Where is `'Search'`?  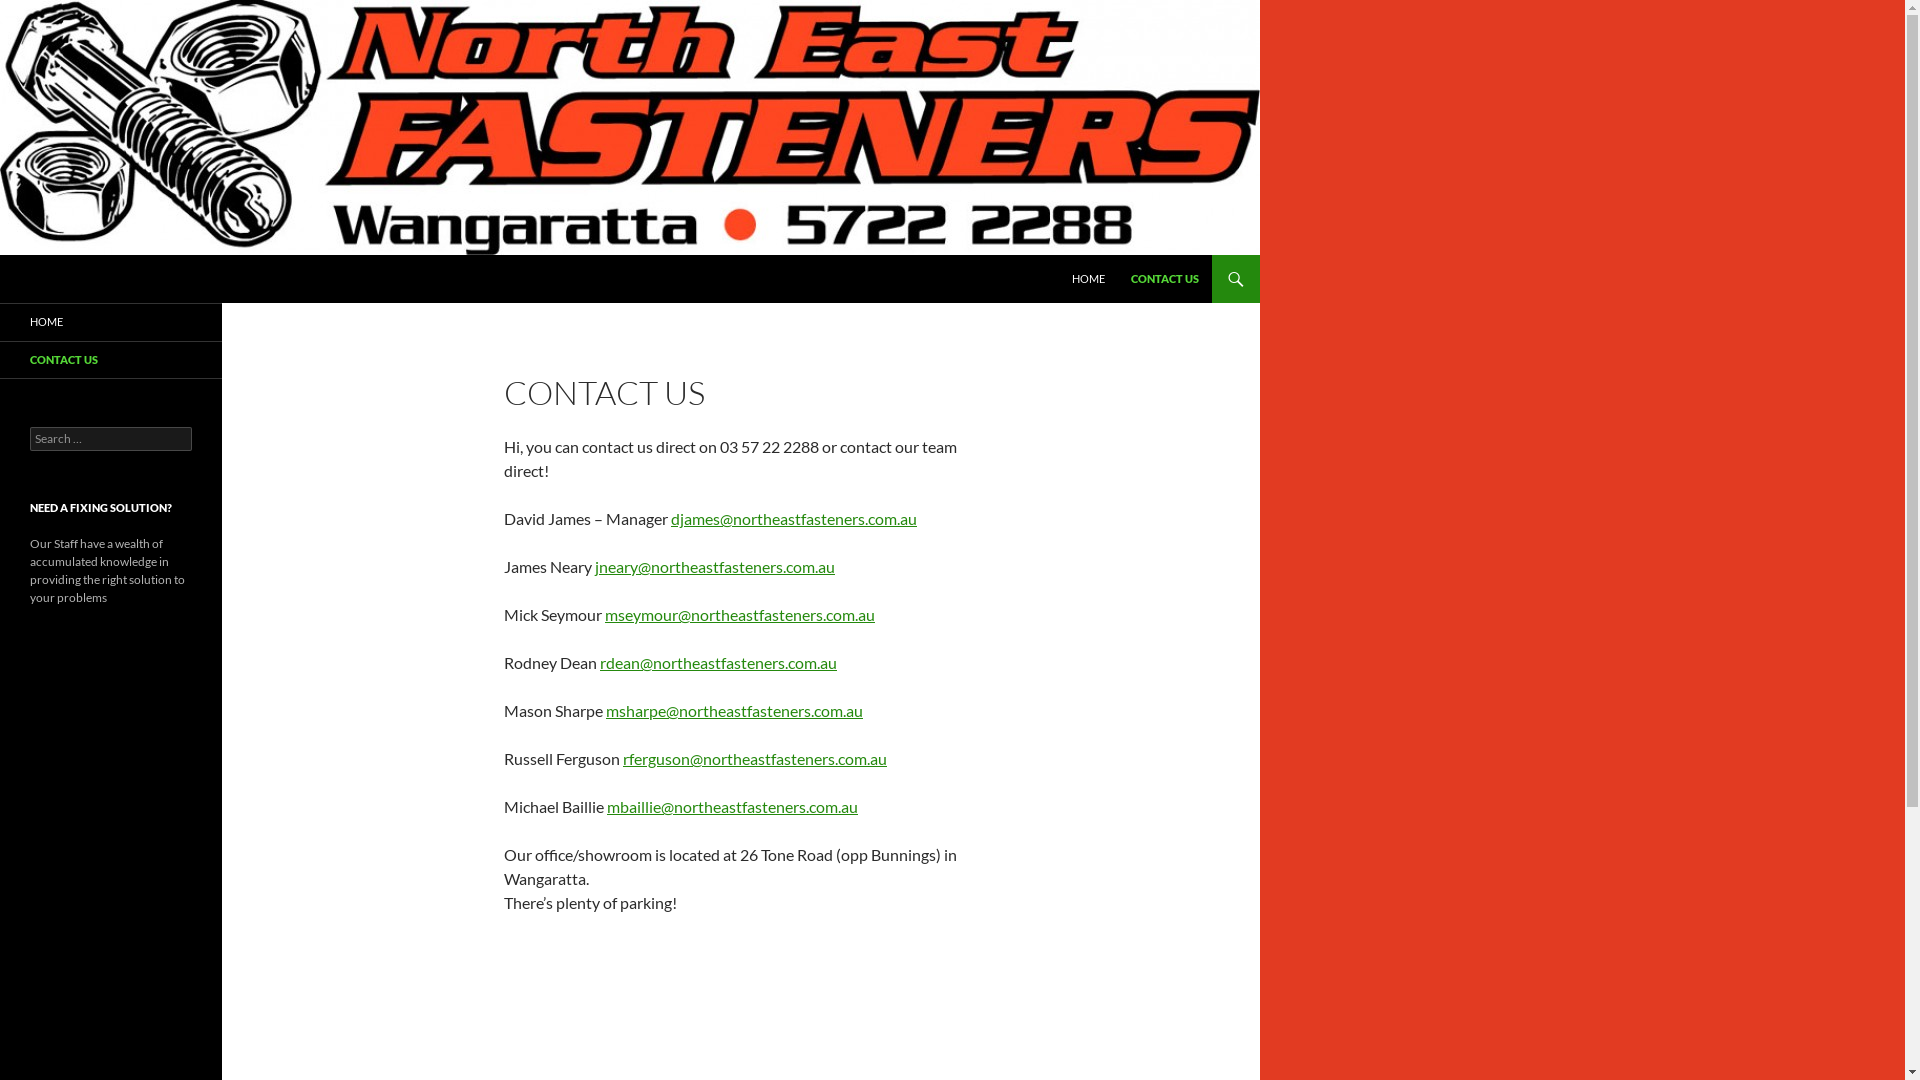
'Search' is located at coordinates (4, 254).